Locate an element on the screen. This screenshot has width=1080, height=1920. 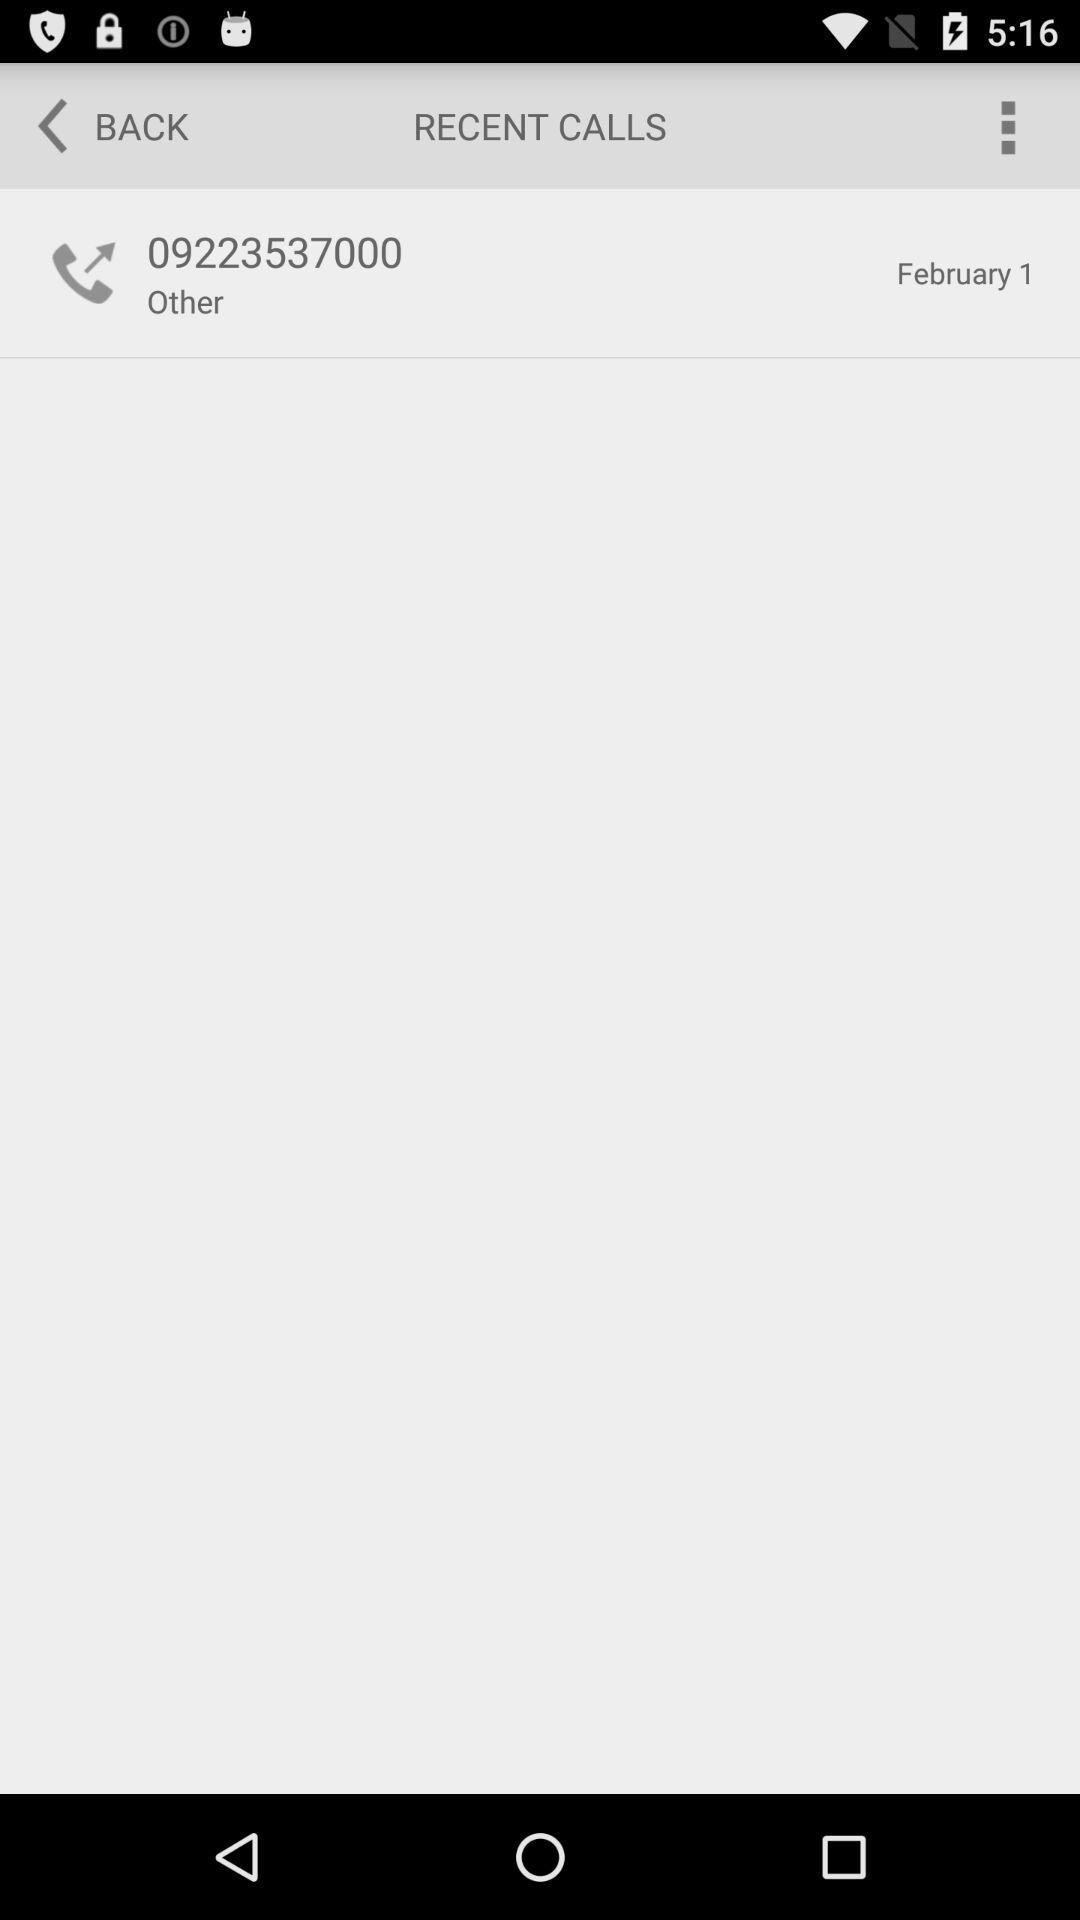
app next to february 1 item is located at coordinates (185, 300).